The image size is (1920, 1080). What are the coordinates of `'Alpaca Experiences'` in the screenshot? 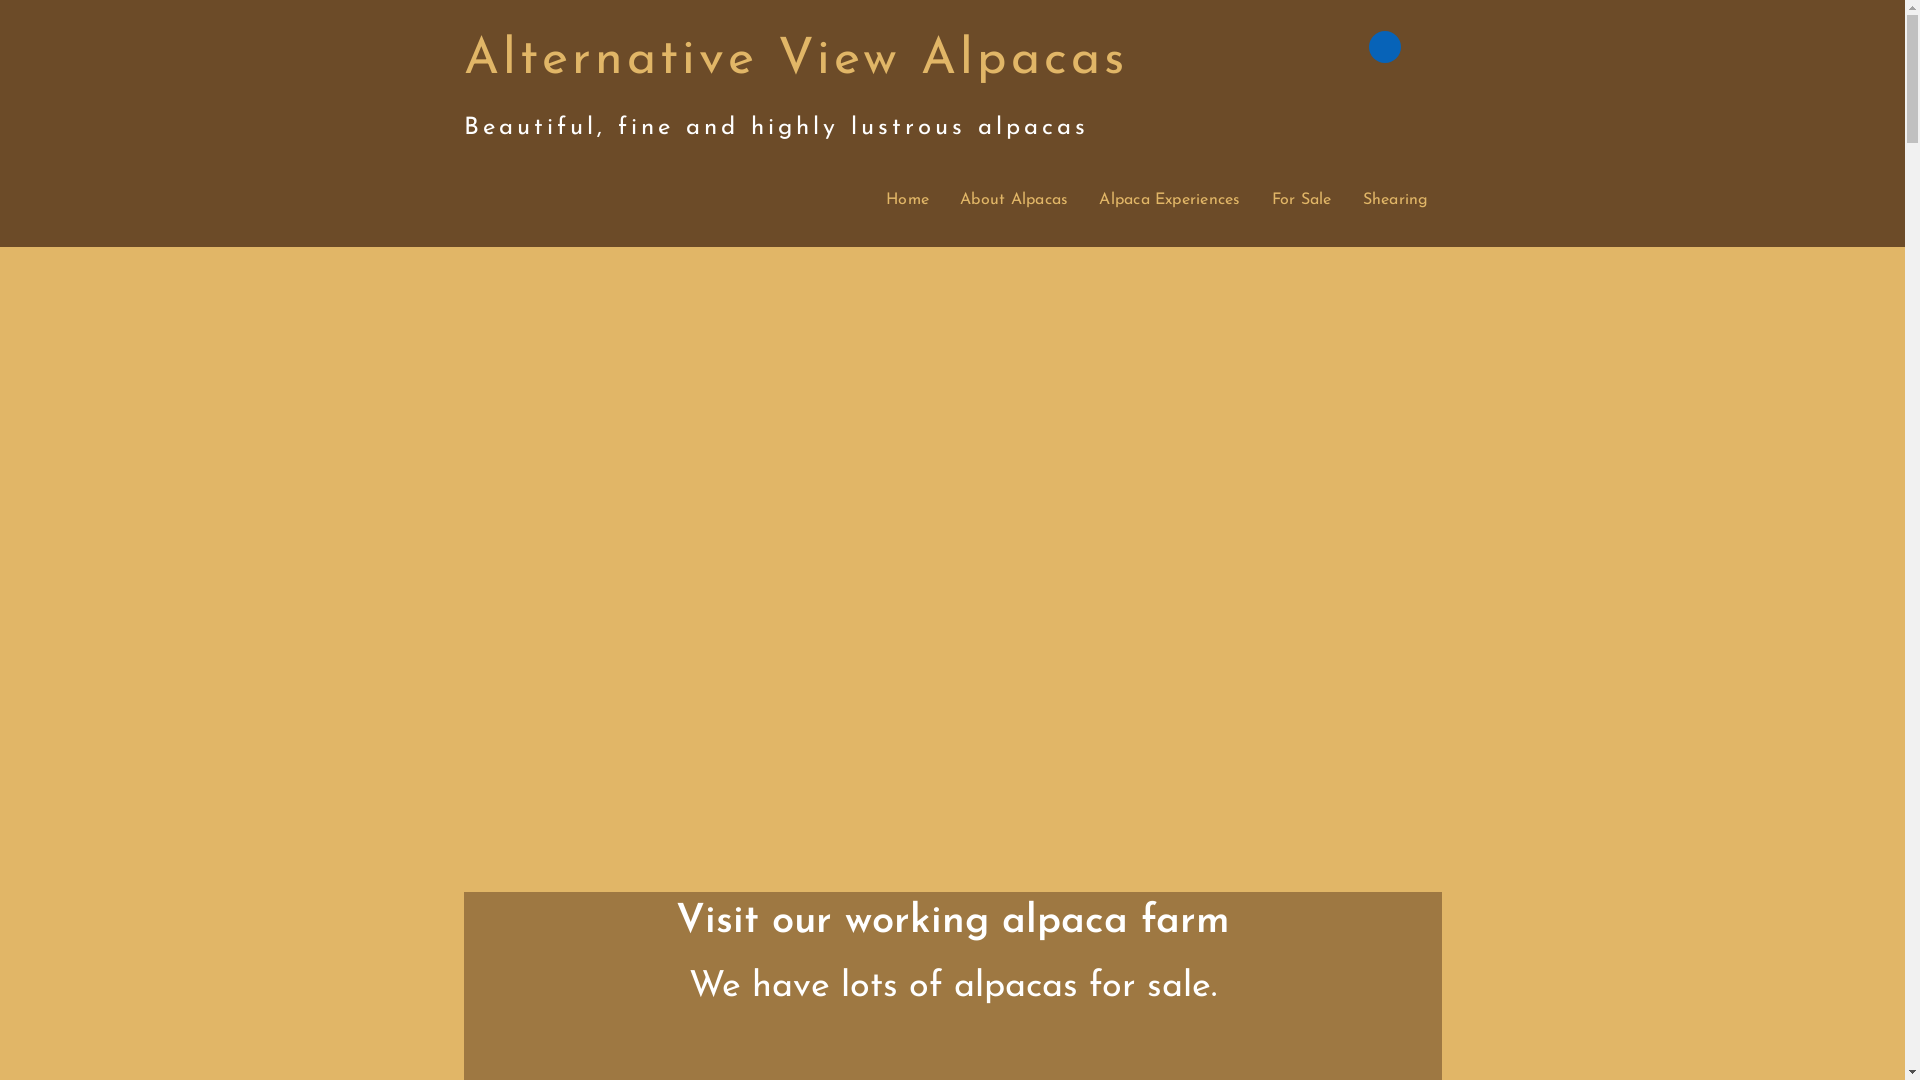 It's located at (1169, 200).